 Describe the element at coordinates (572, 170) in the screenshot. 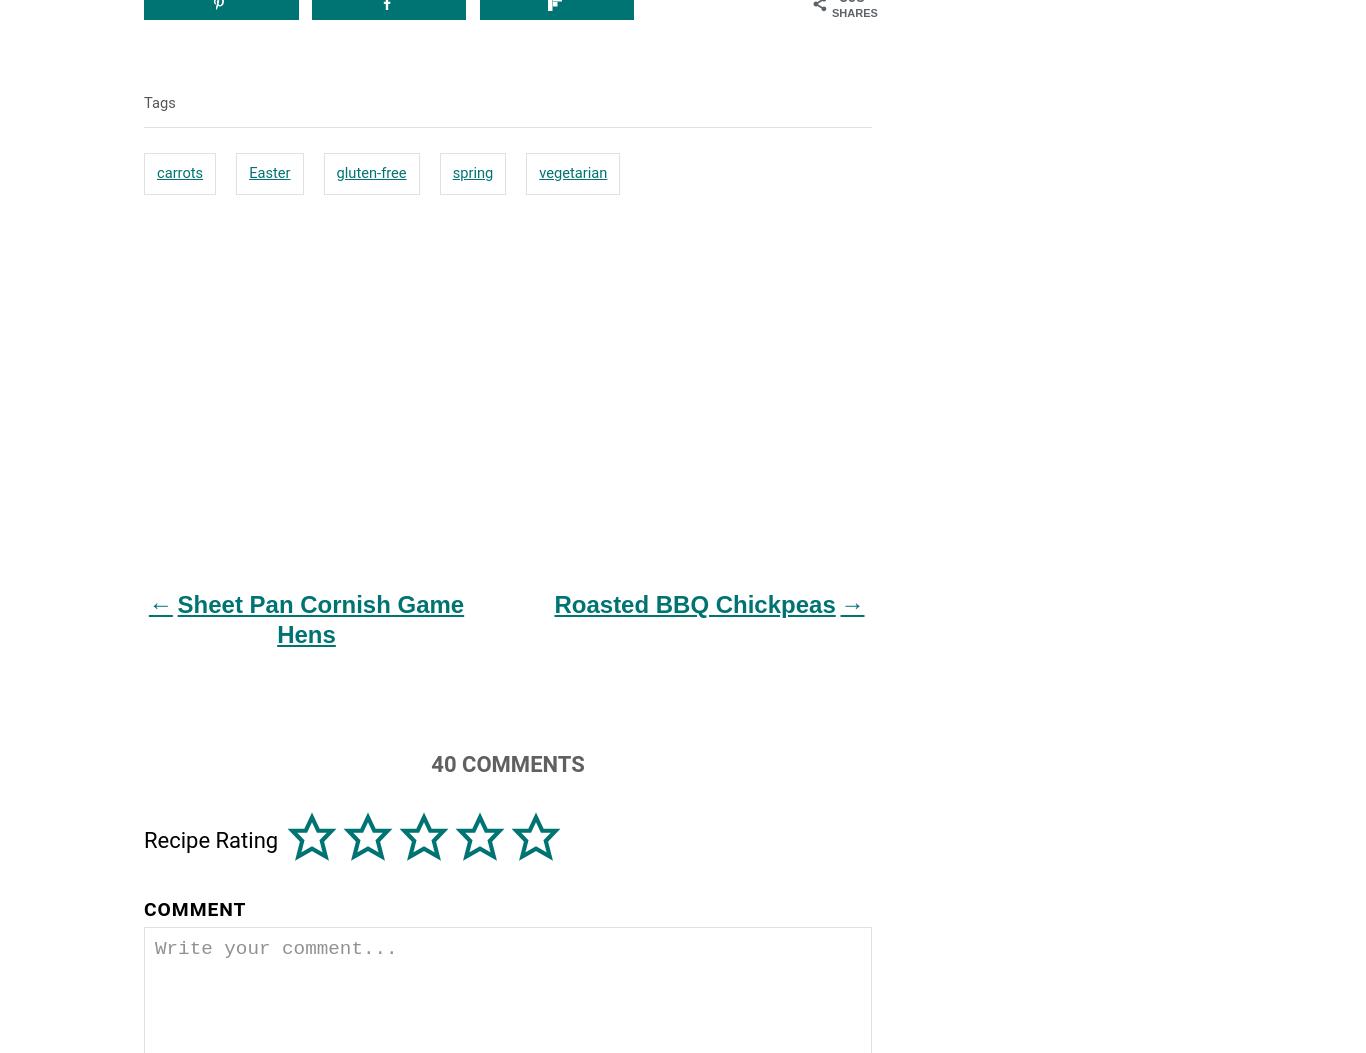

I see `'vegetarian'` at that location.